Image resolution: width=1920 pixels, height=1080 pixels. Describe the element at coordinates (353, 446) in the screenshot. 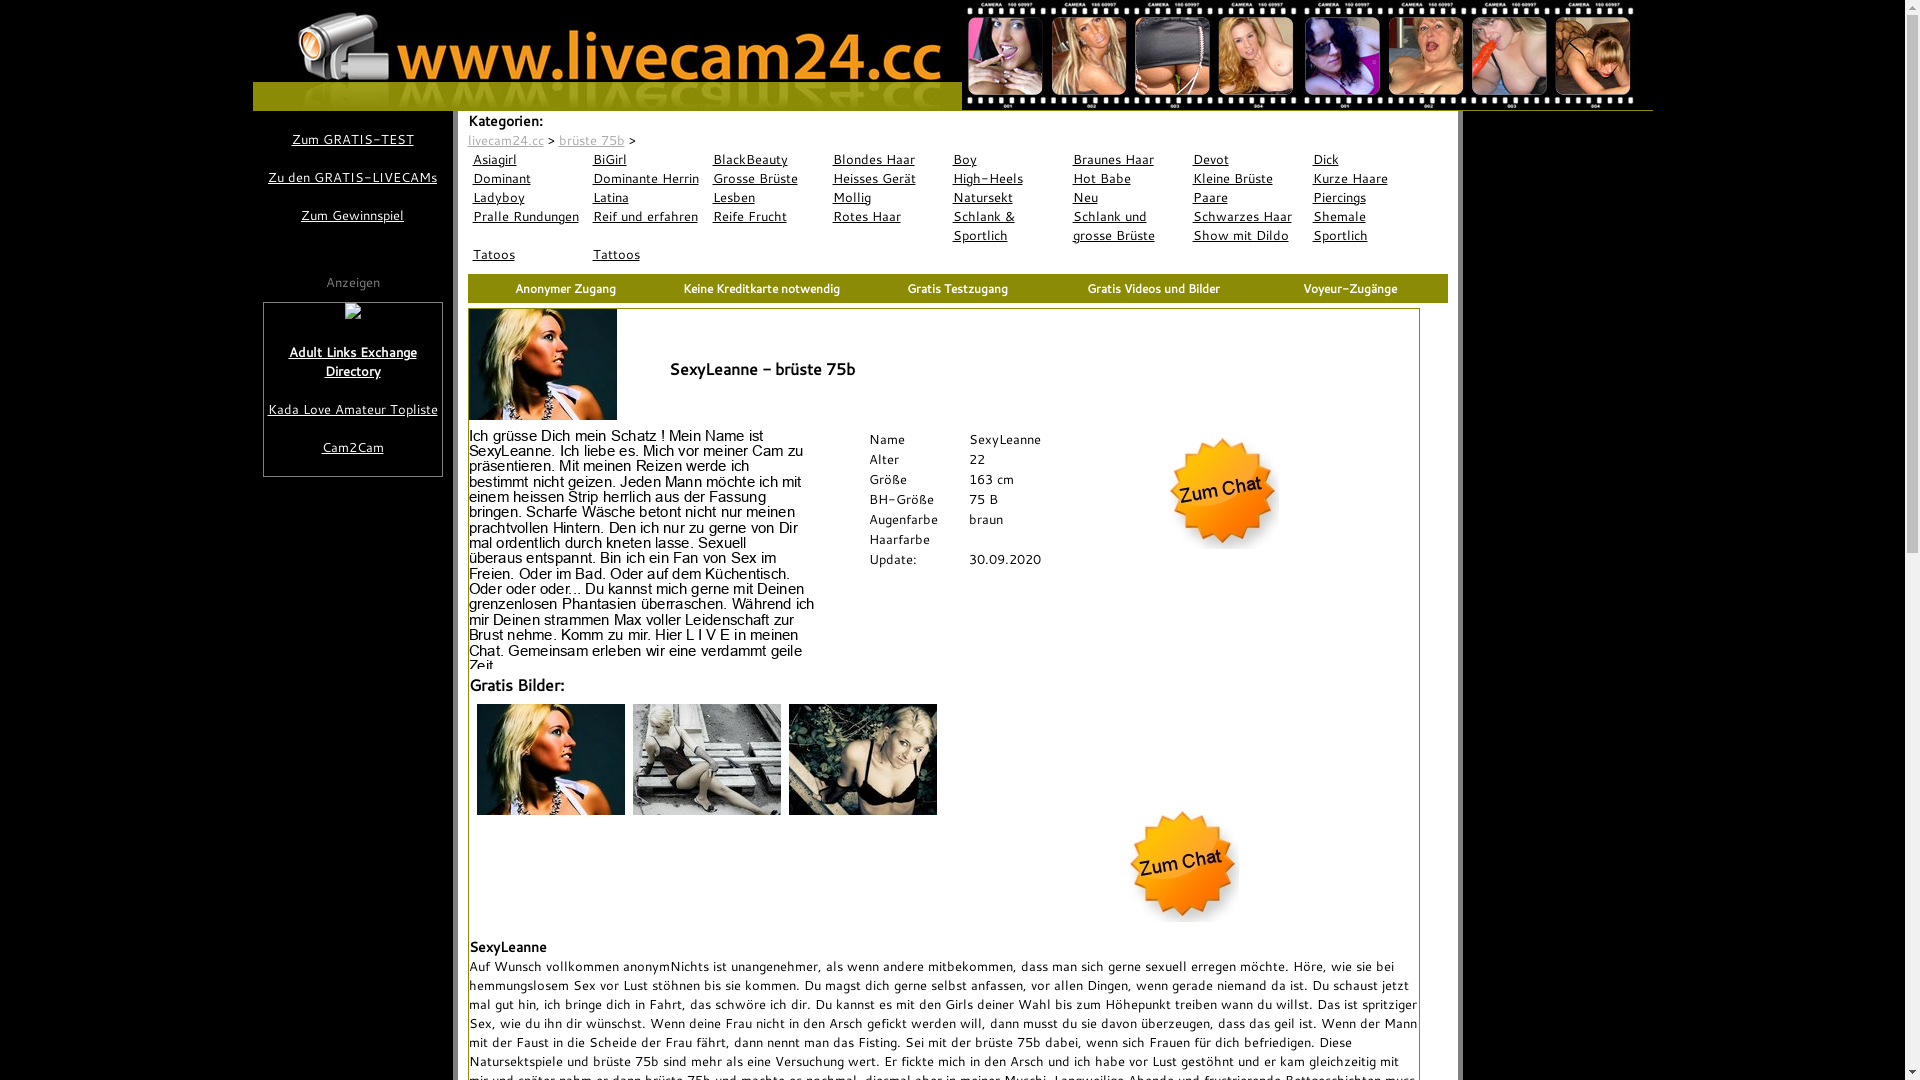

I see `'Cam2Cam'` at that location.